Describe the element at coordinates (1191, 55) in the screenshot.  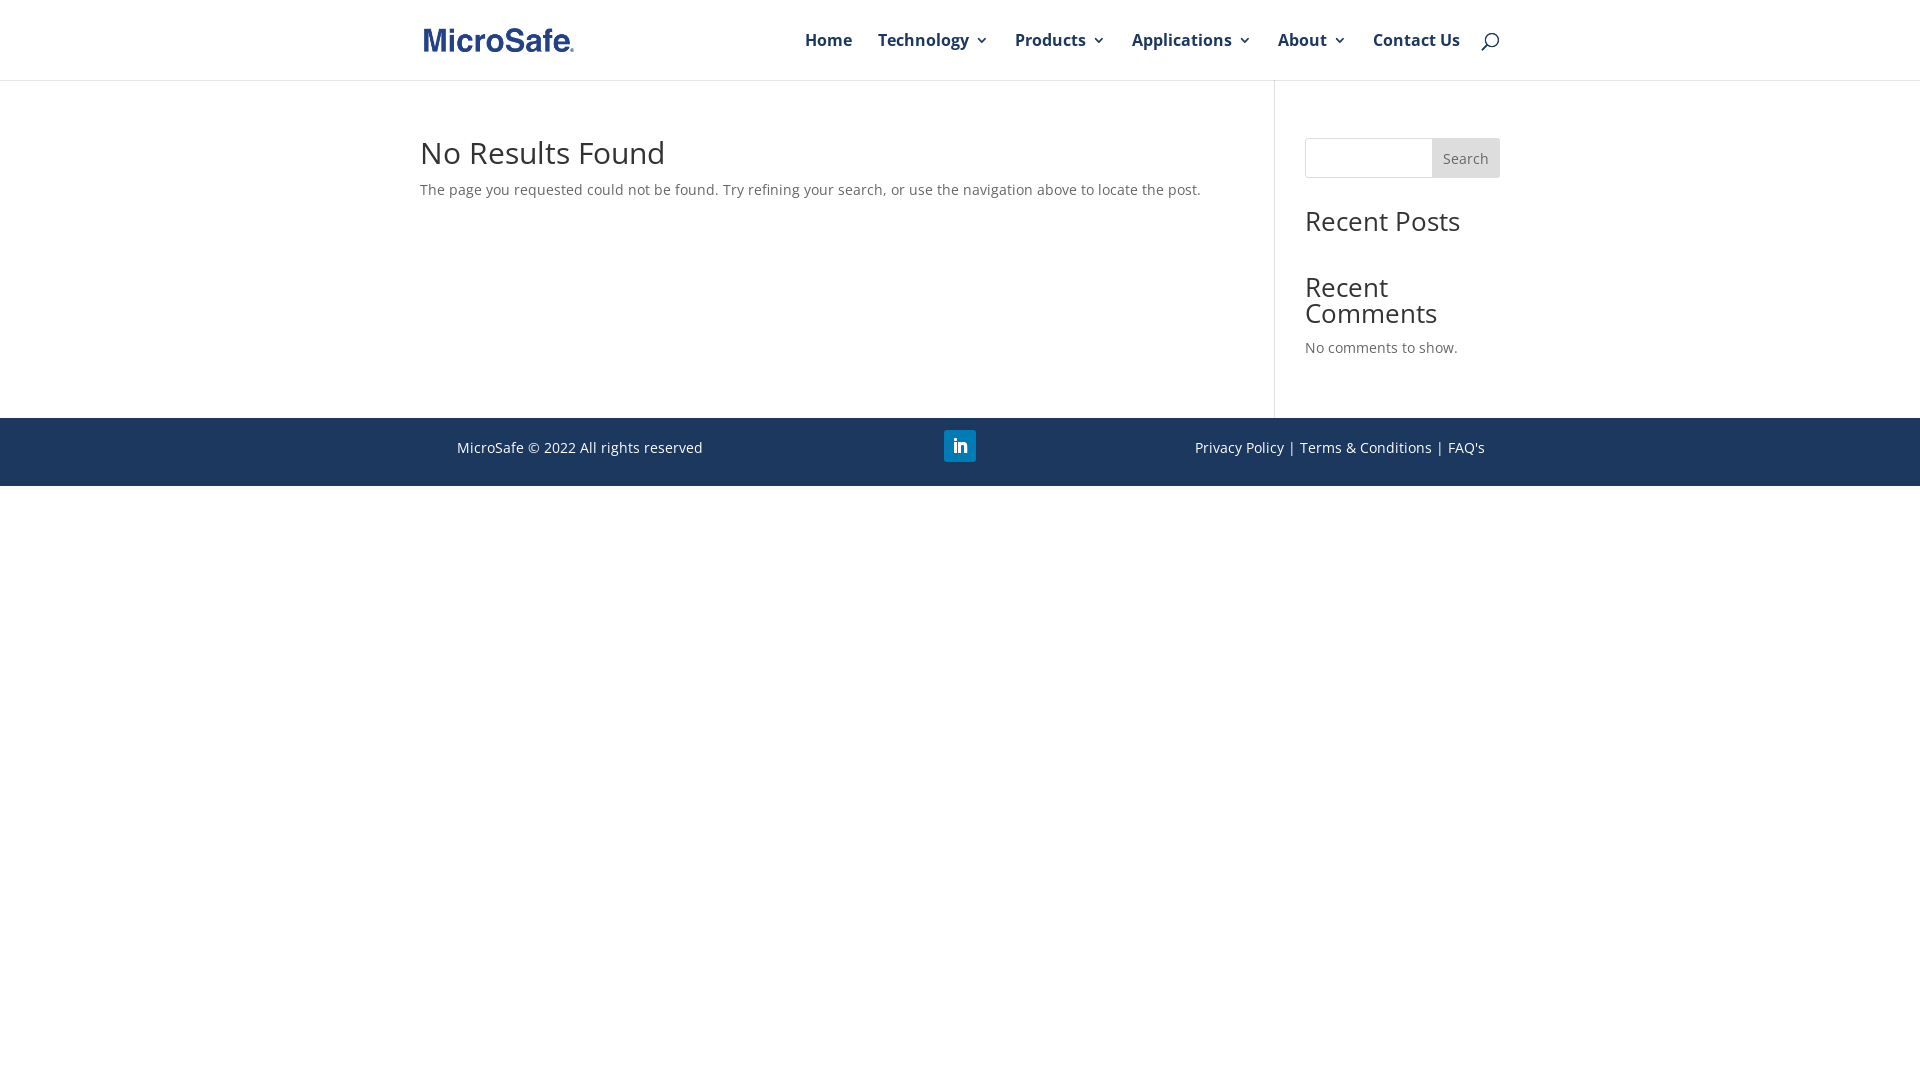
I see `'Applications'` at that location.